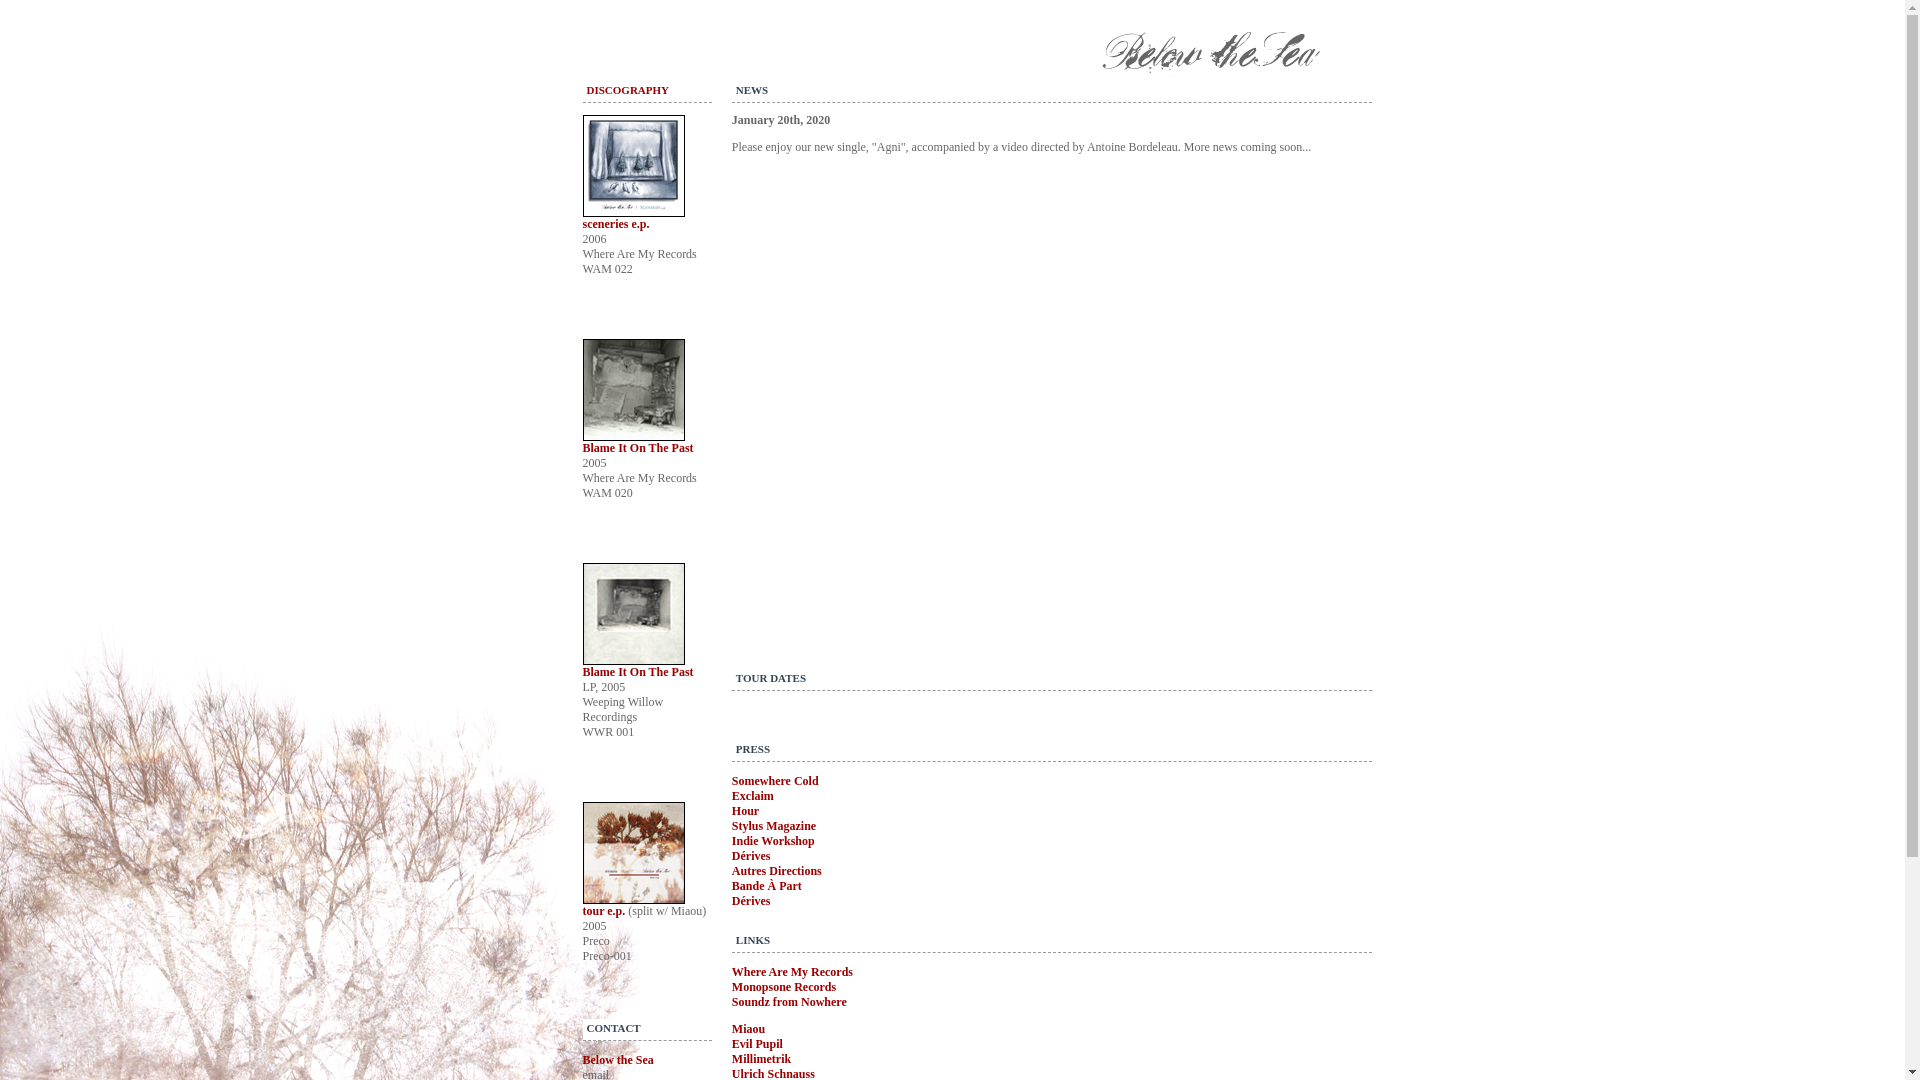  What do you see at coordinates (614, 223) in the screenshot?
I see `'sceneries e.p.'` at bounding box center [614, 223].